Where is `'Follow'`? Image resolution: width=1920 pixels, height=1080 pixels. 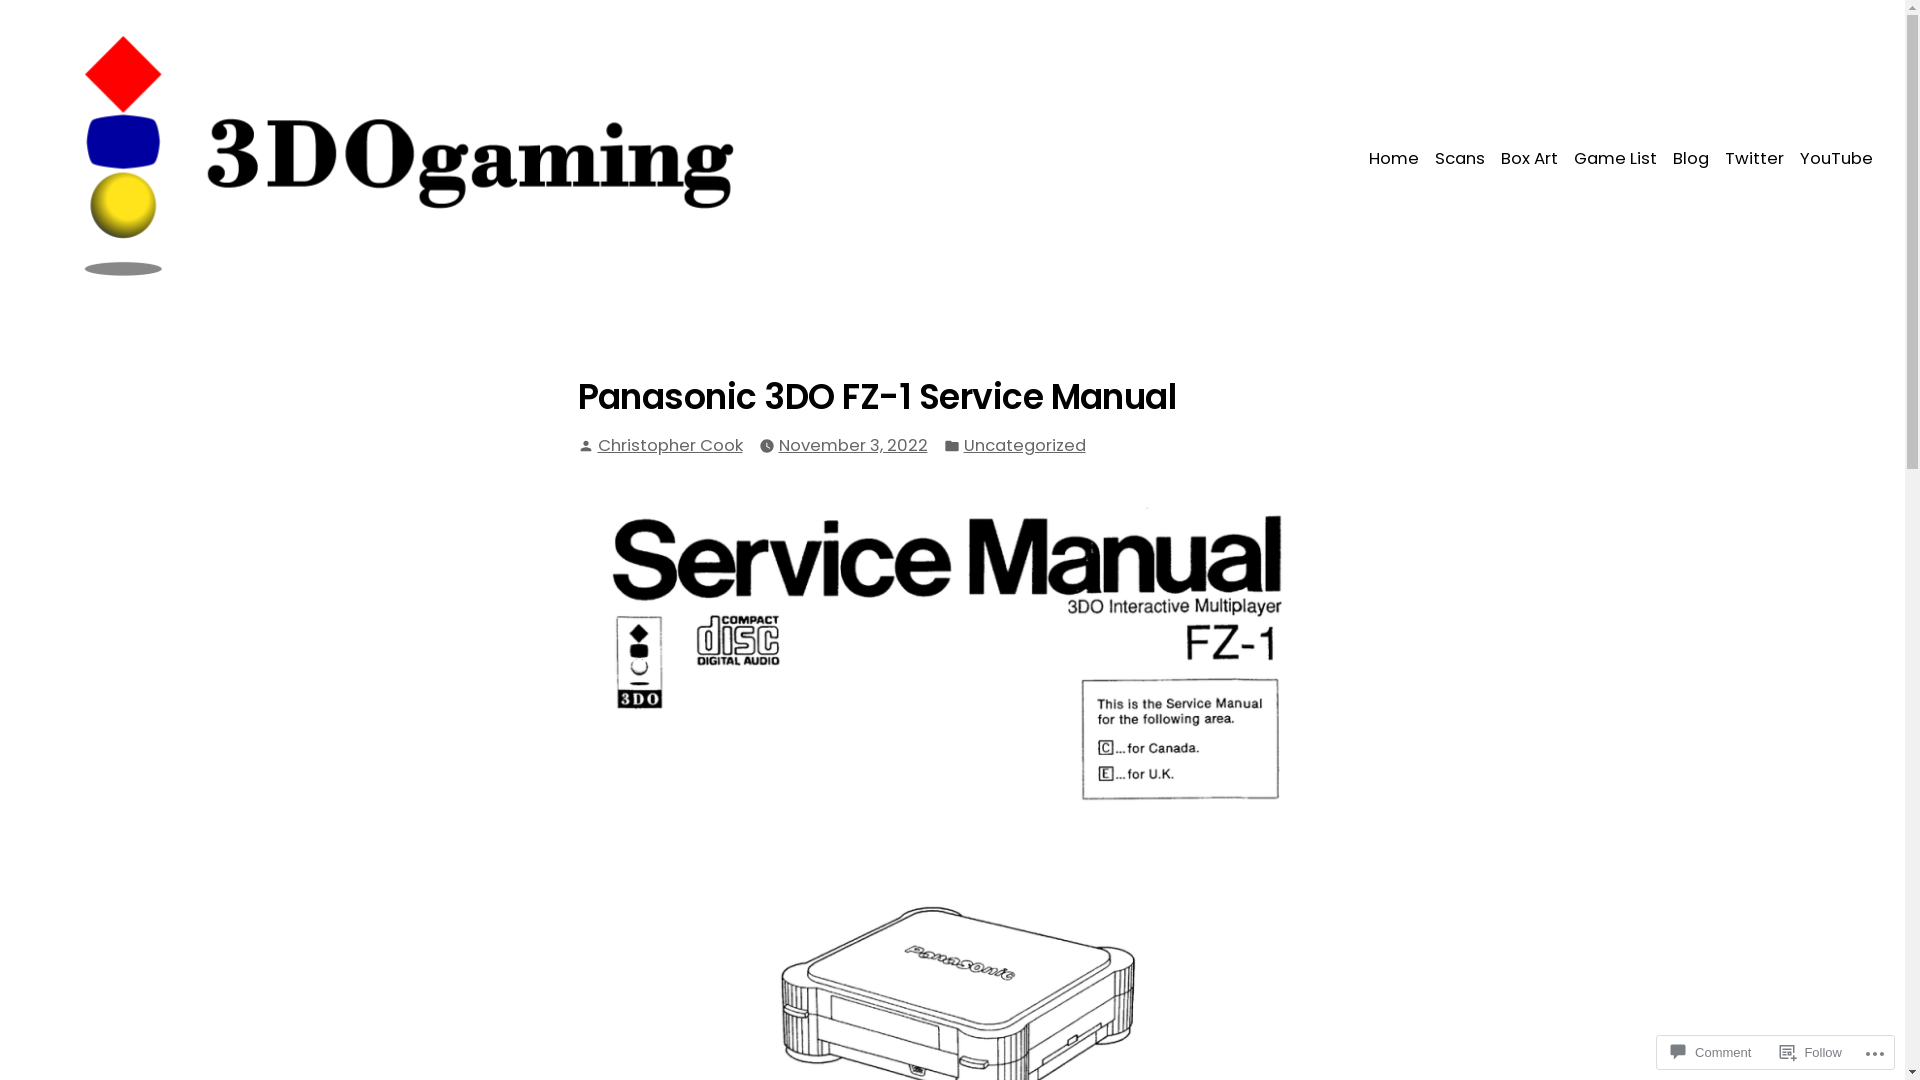
'Follow' is located at coordinates (1771, 1051).